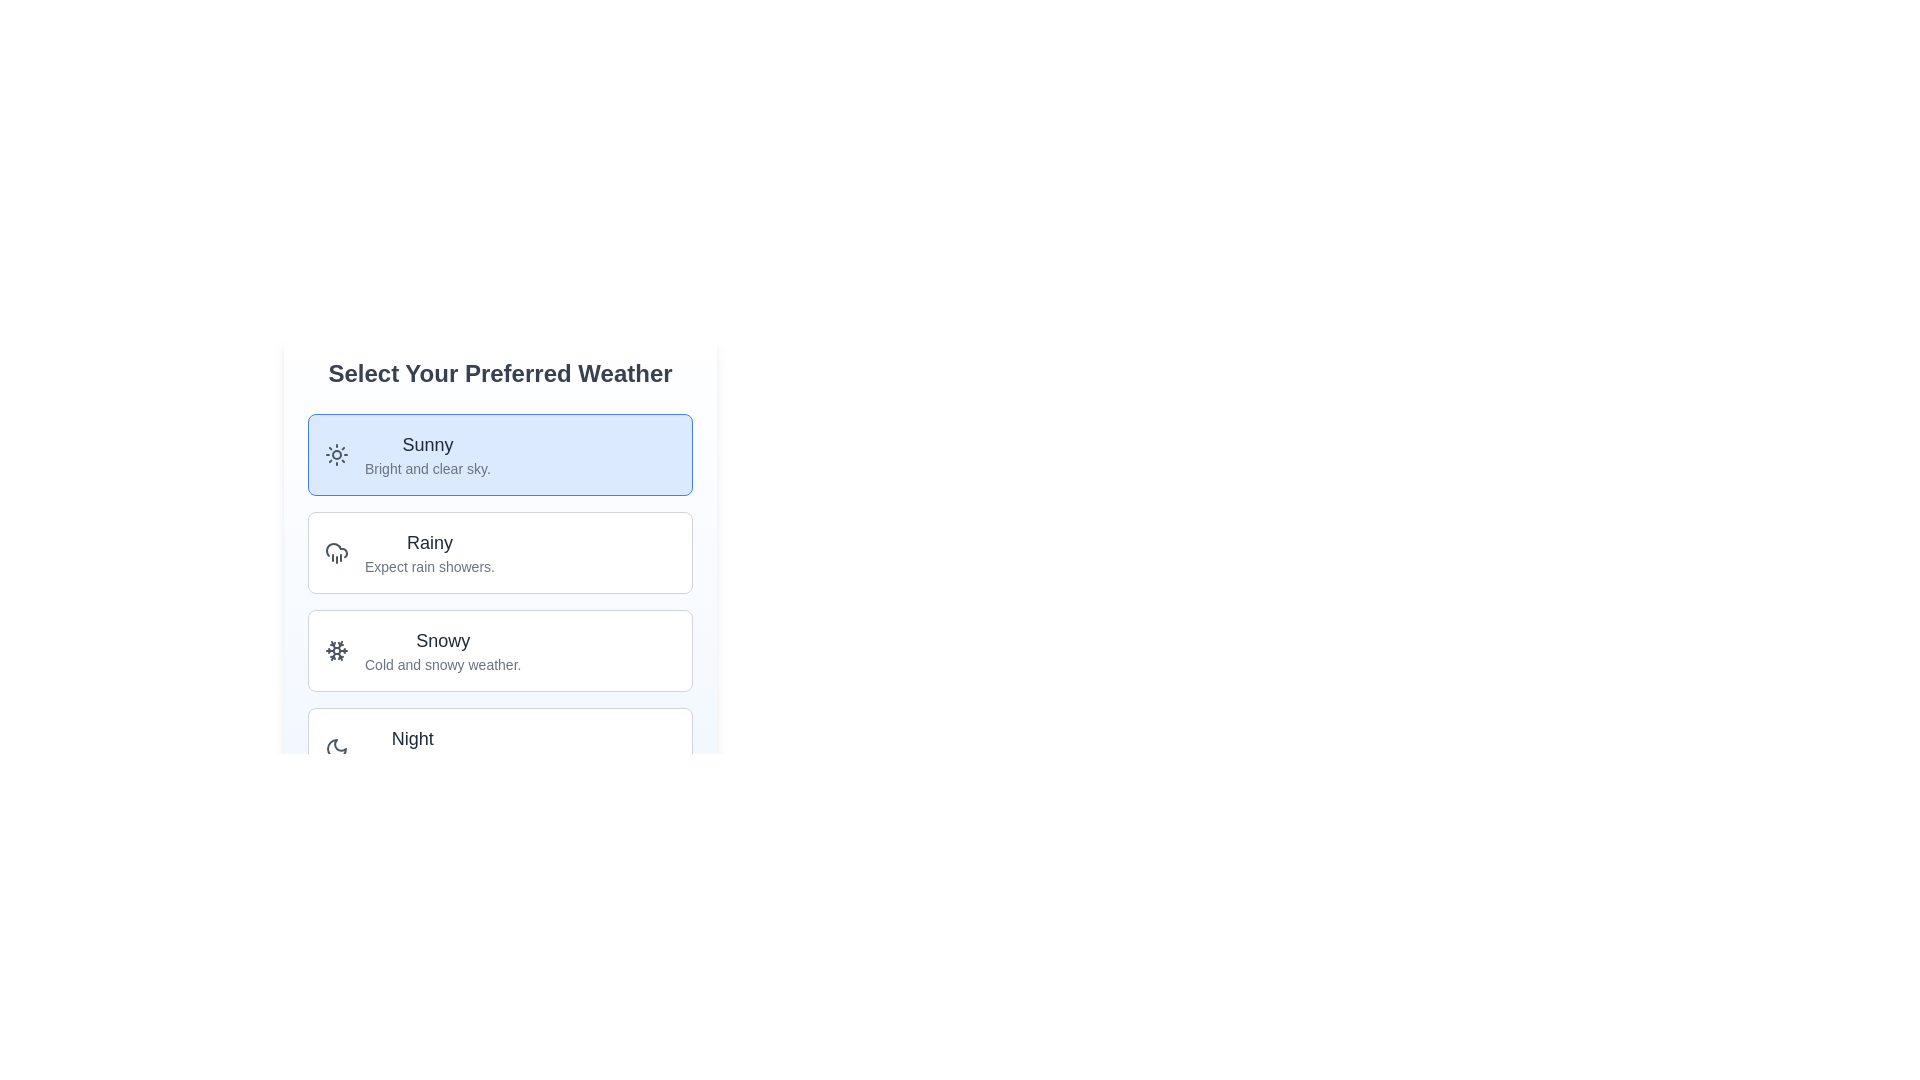 The image size is (1920, 1080). Describe the element at coordinates (411, 739) in the screenshot. I see `the text label displaying 'Night' which is in bold dark gray font, located at the bottom of the weather options list, above 'Clear night sky'` at that location.